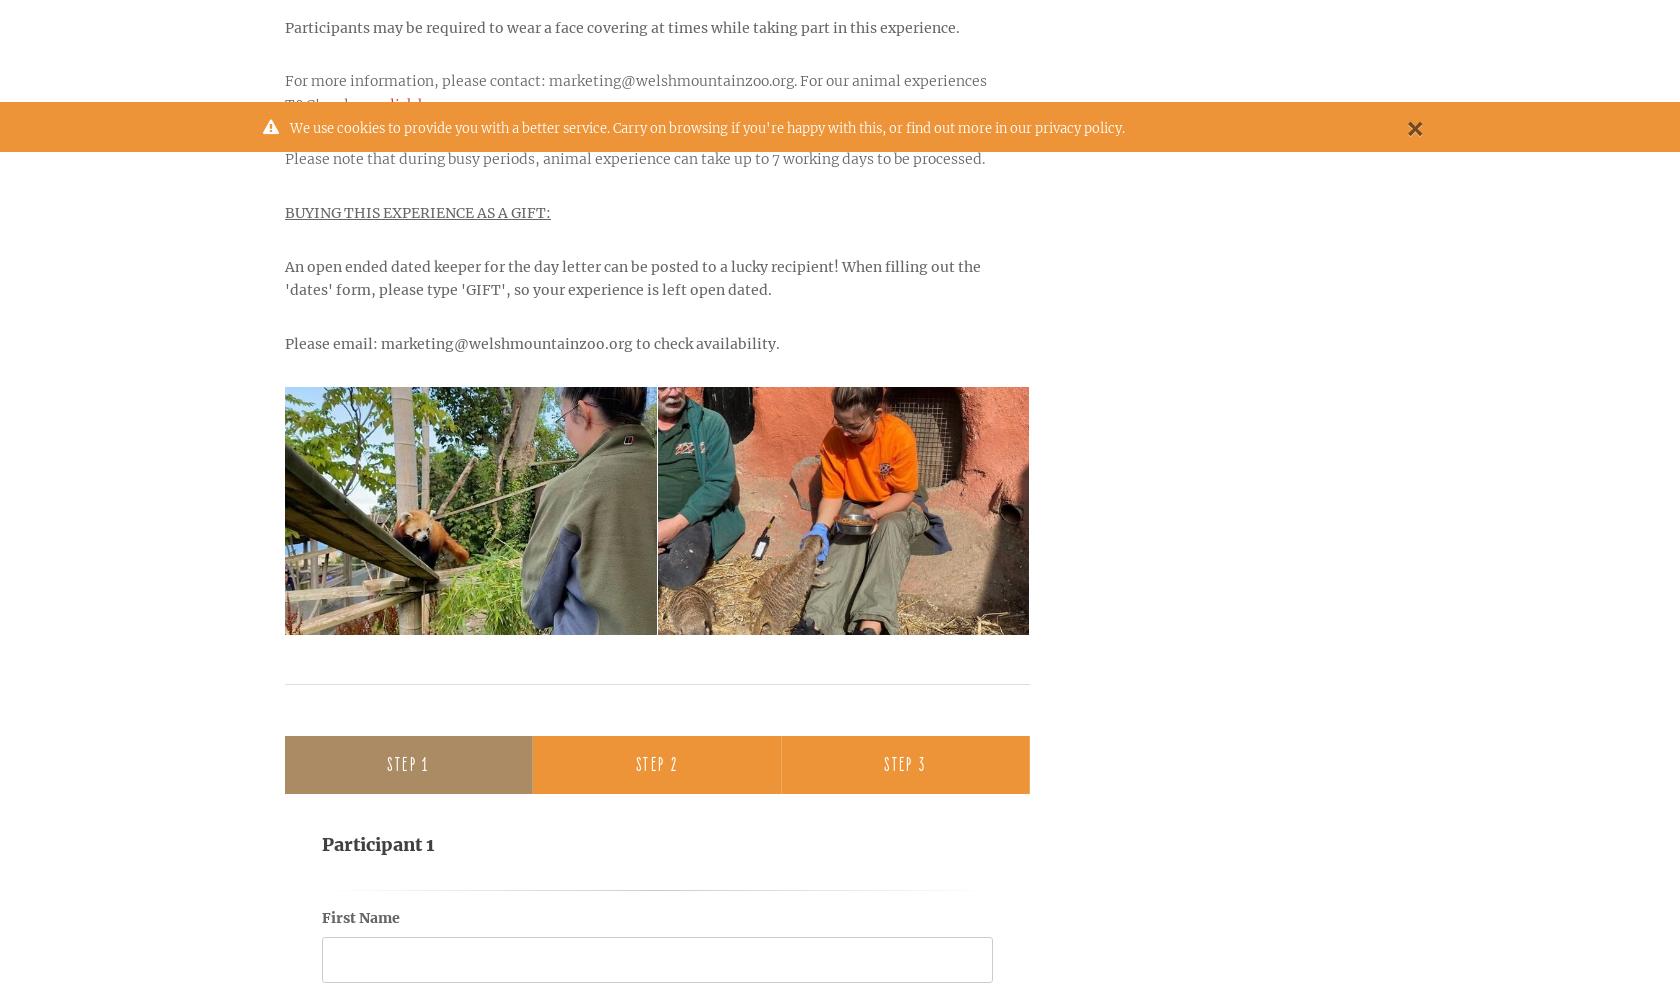  I want to click on 'Please email: marketing@welshmountainzoo.org to check availability.', so click(532, 343).